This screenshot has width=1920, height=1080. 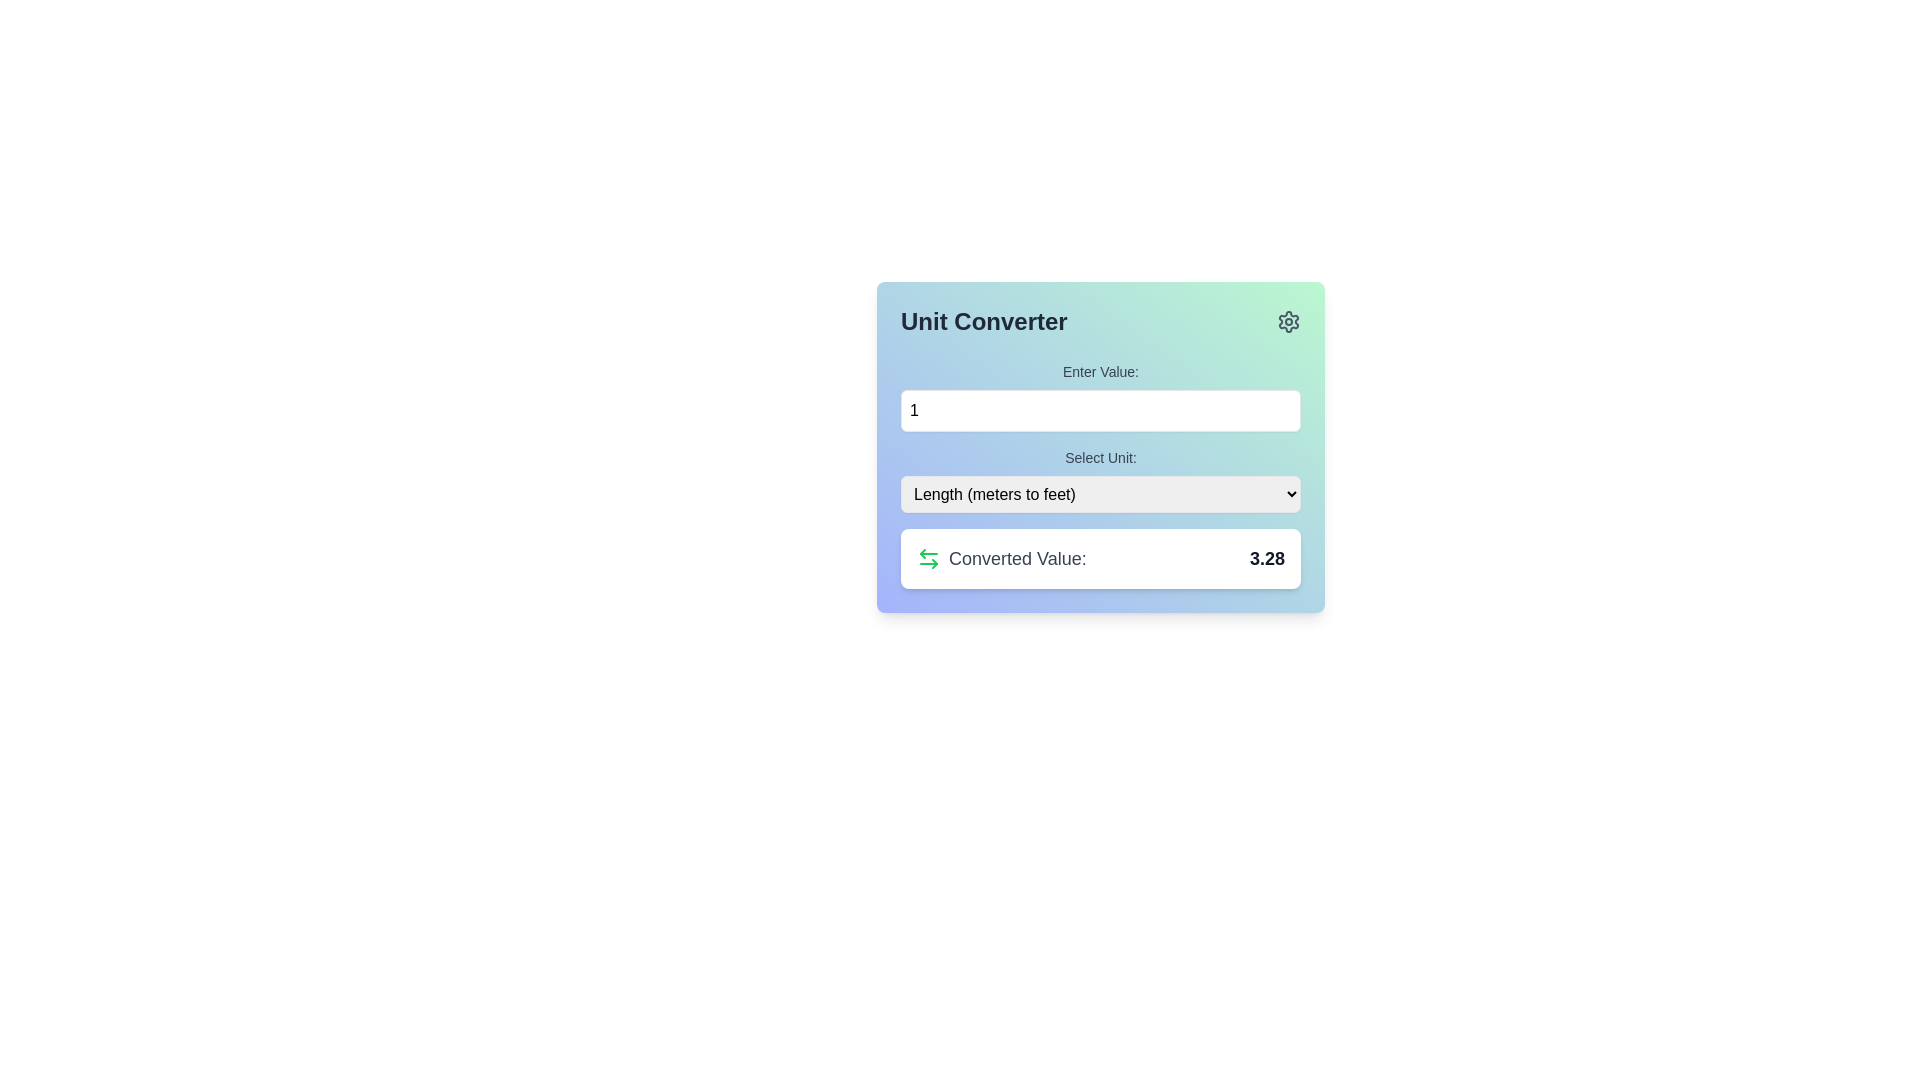 What do you see at coordinates (984, 320) in the screenshot?
I see `the 'Unit Converter' text label, which is a bold, large font label with dark gray color at the top of the user interface panel` at bounding box center [984, 320].